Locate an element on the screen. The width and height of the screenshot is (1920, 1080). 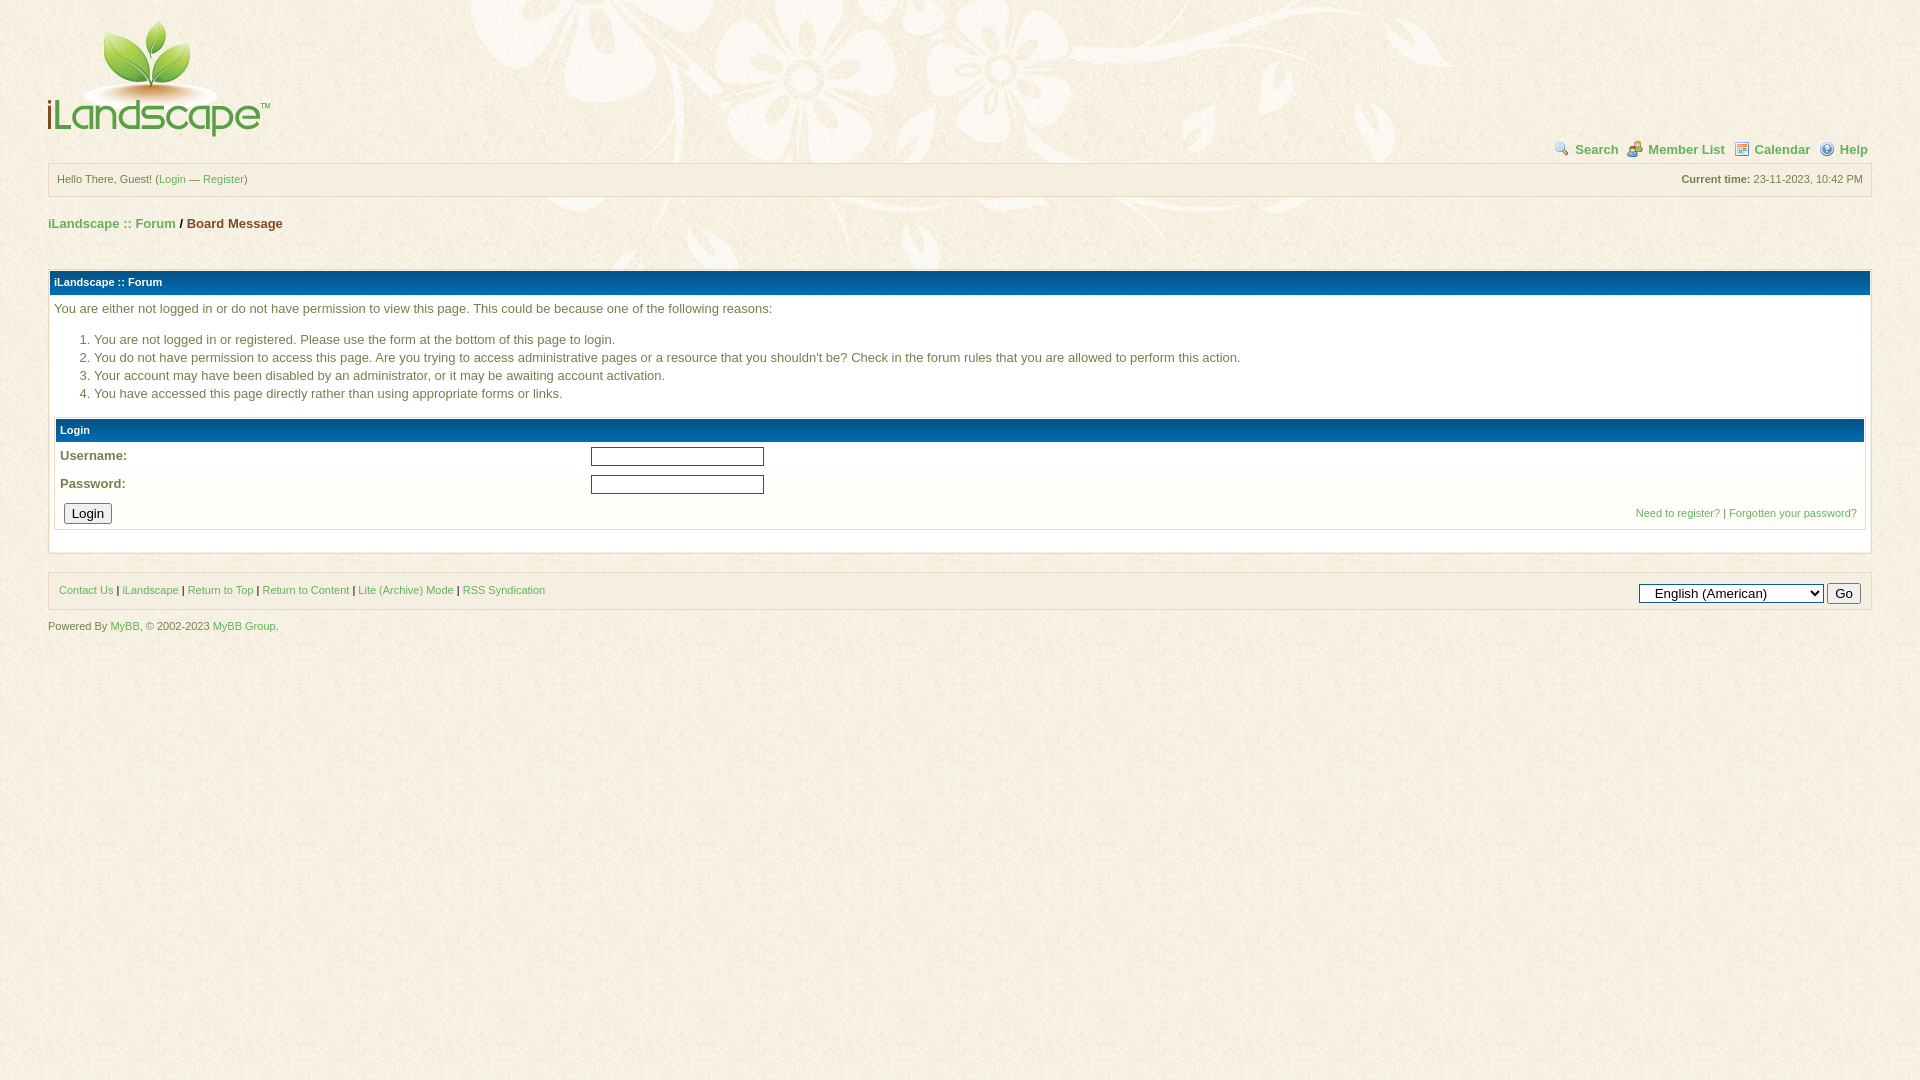
'Contact Us' is located at coordinates (58, 589).